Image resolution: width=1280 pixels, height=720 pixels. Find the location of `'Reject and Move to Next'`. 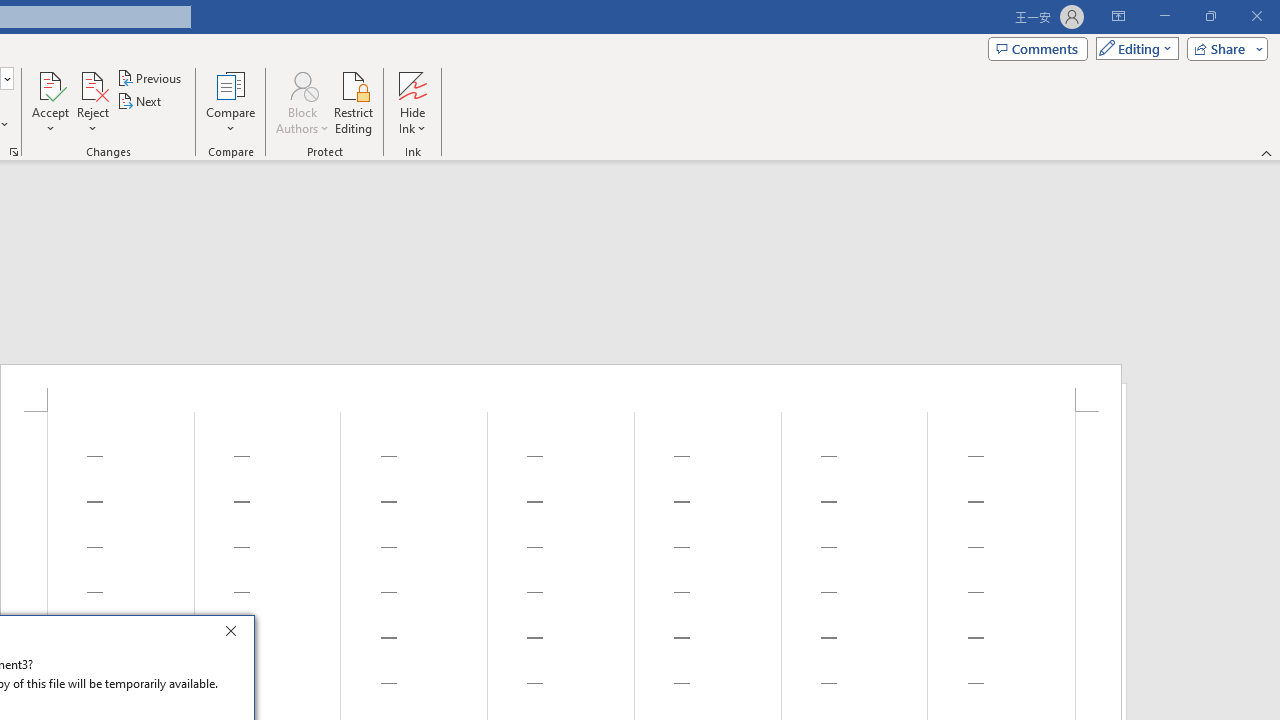

'Reject and Move to Next' is located at coordinates (91, 84).